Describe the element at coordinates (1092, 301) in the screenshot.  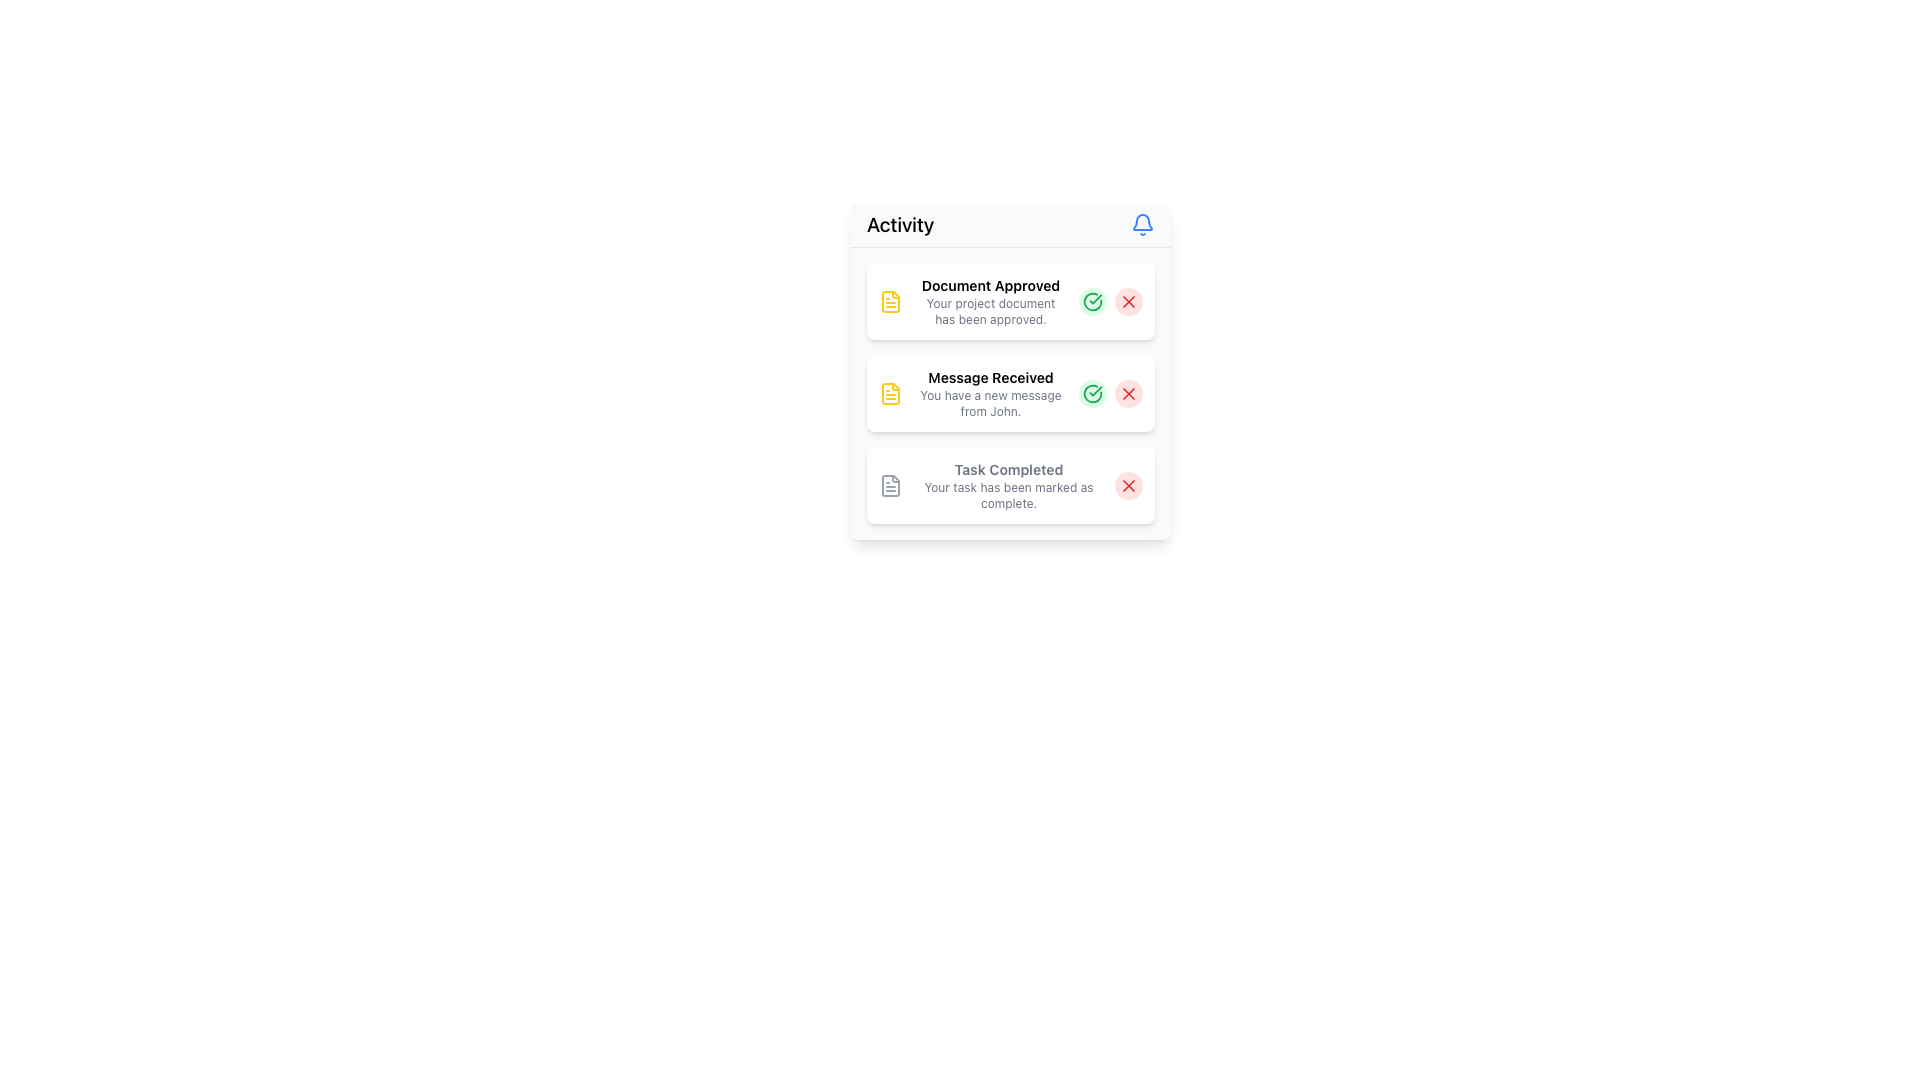
I see `the green Success Indicator Icon located at the top of the 'Activity' section, next to the 'Document Approved' message` at that location.